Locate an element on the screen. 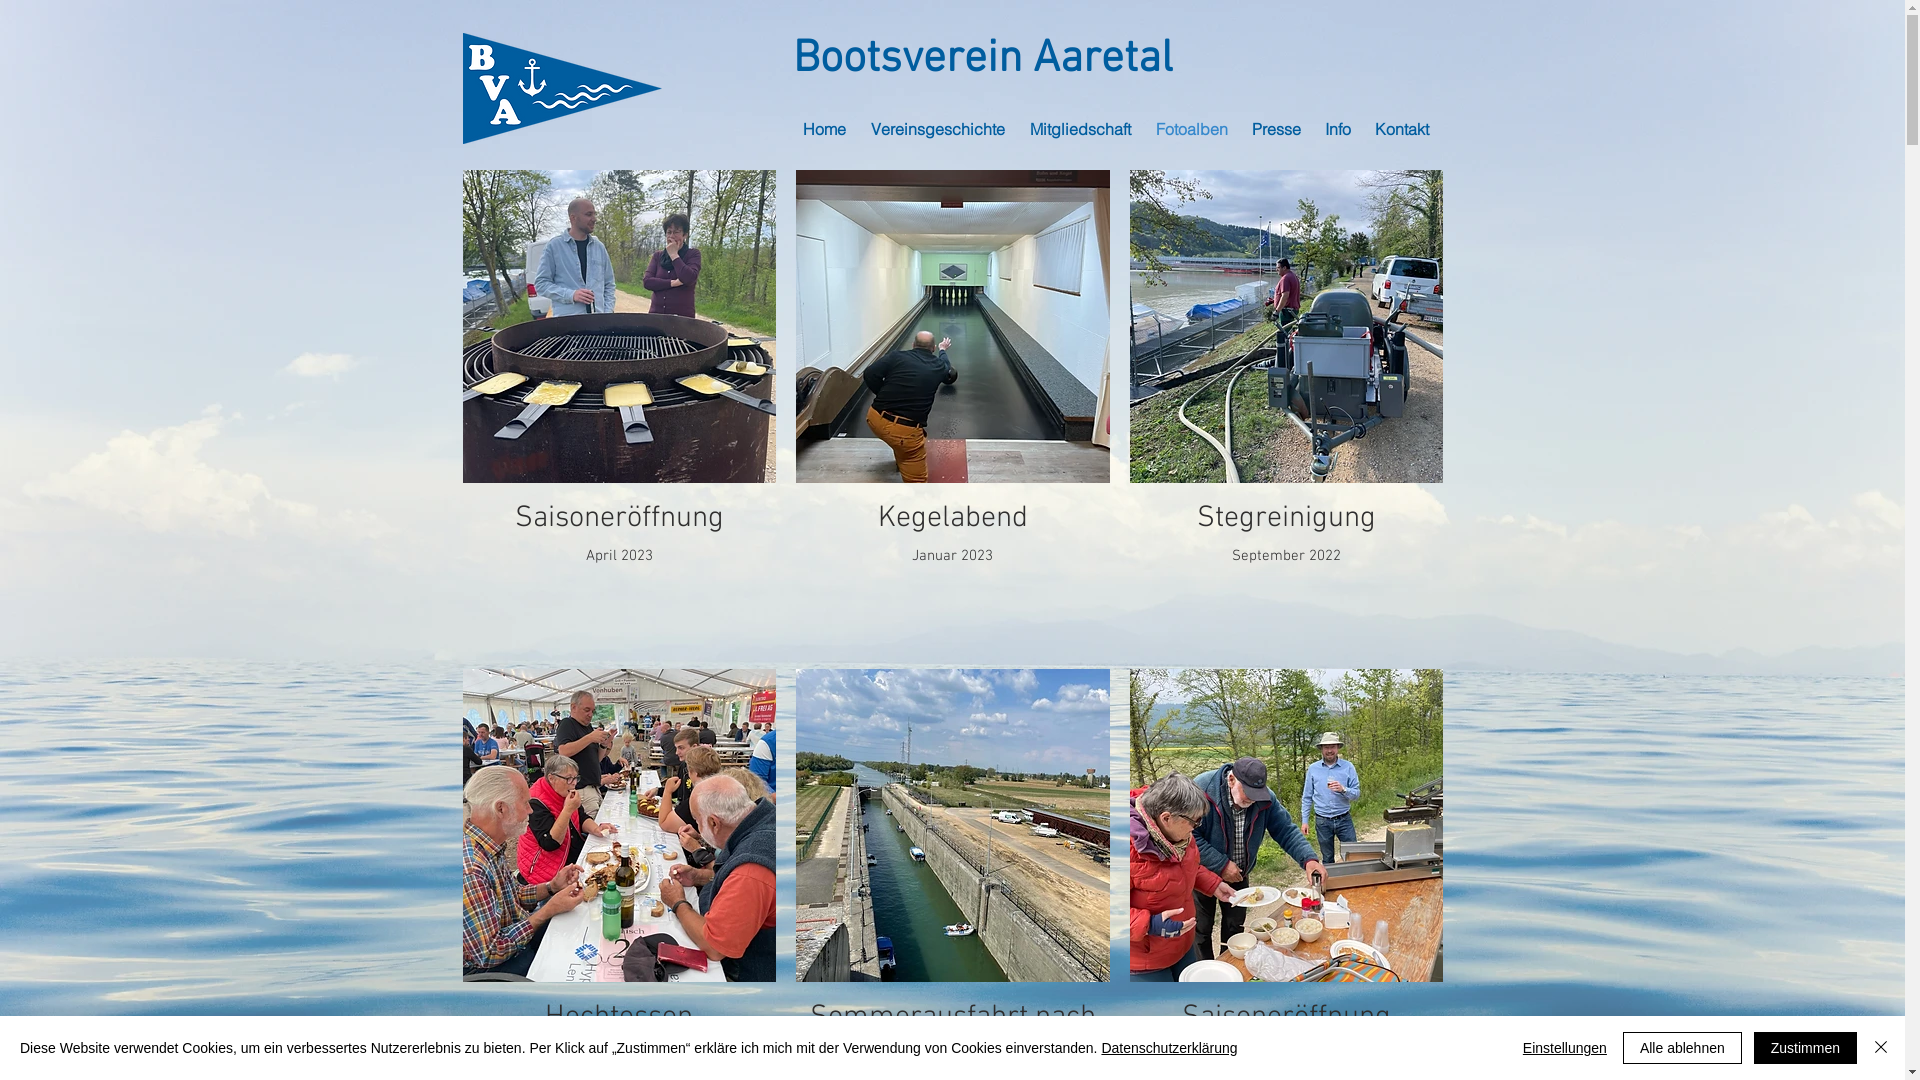 The image size is (1920, 1080). 'Home' is located at coordinates (825, 128).